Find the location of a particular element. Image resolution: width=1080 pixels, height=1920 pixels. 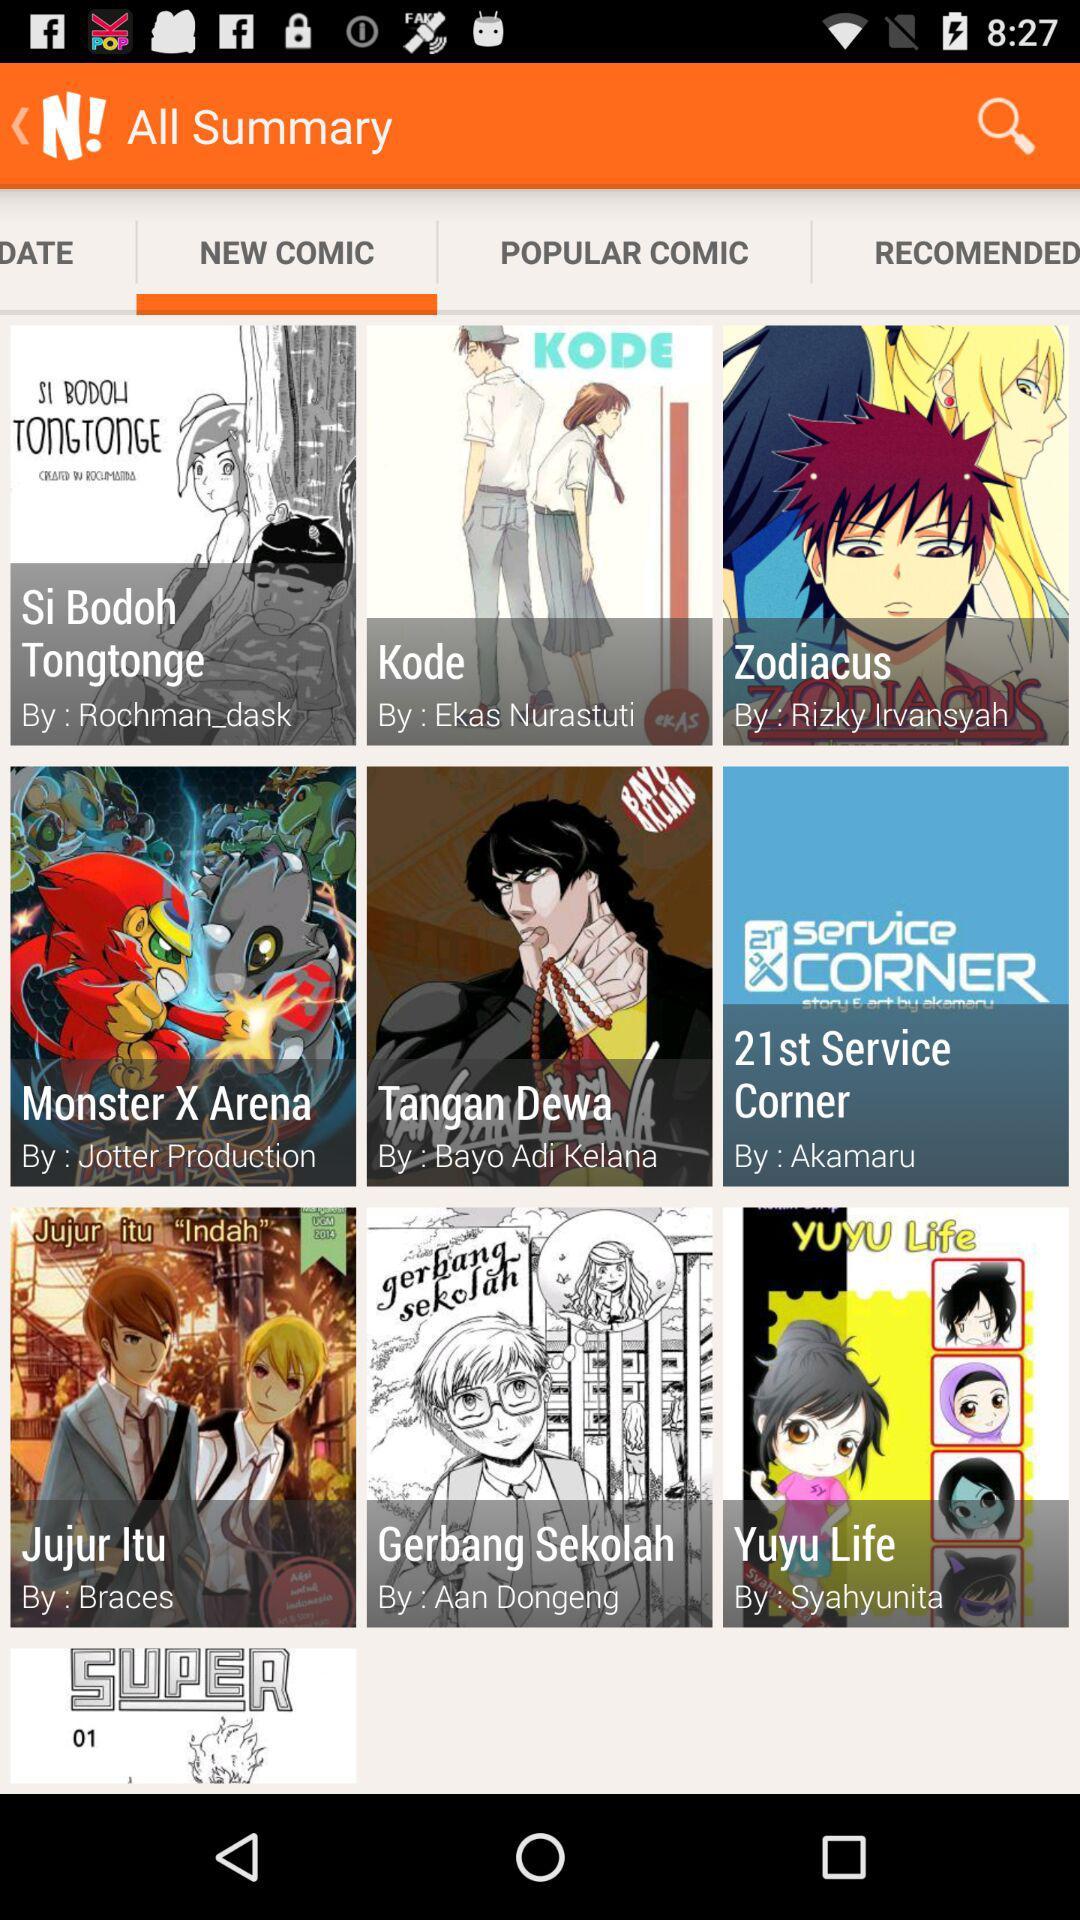

the item below all summary is located at coordinates (286, 251).